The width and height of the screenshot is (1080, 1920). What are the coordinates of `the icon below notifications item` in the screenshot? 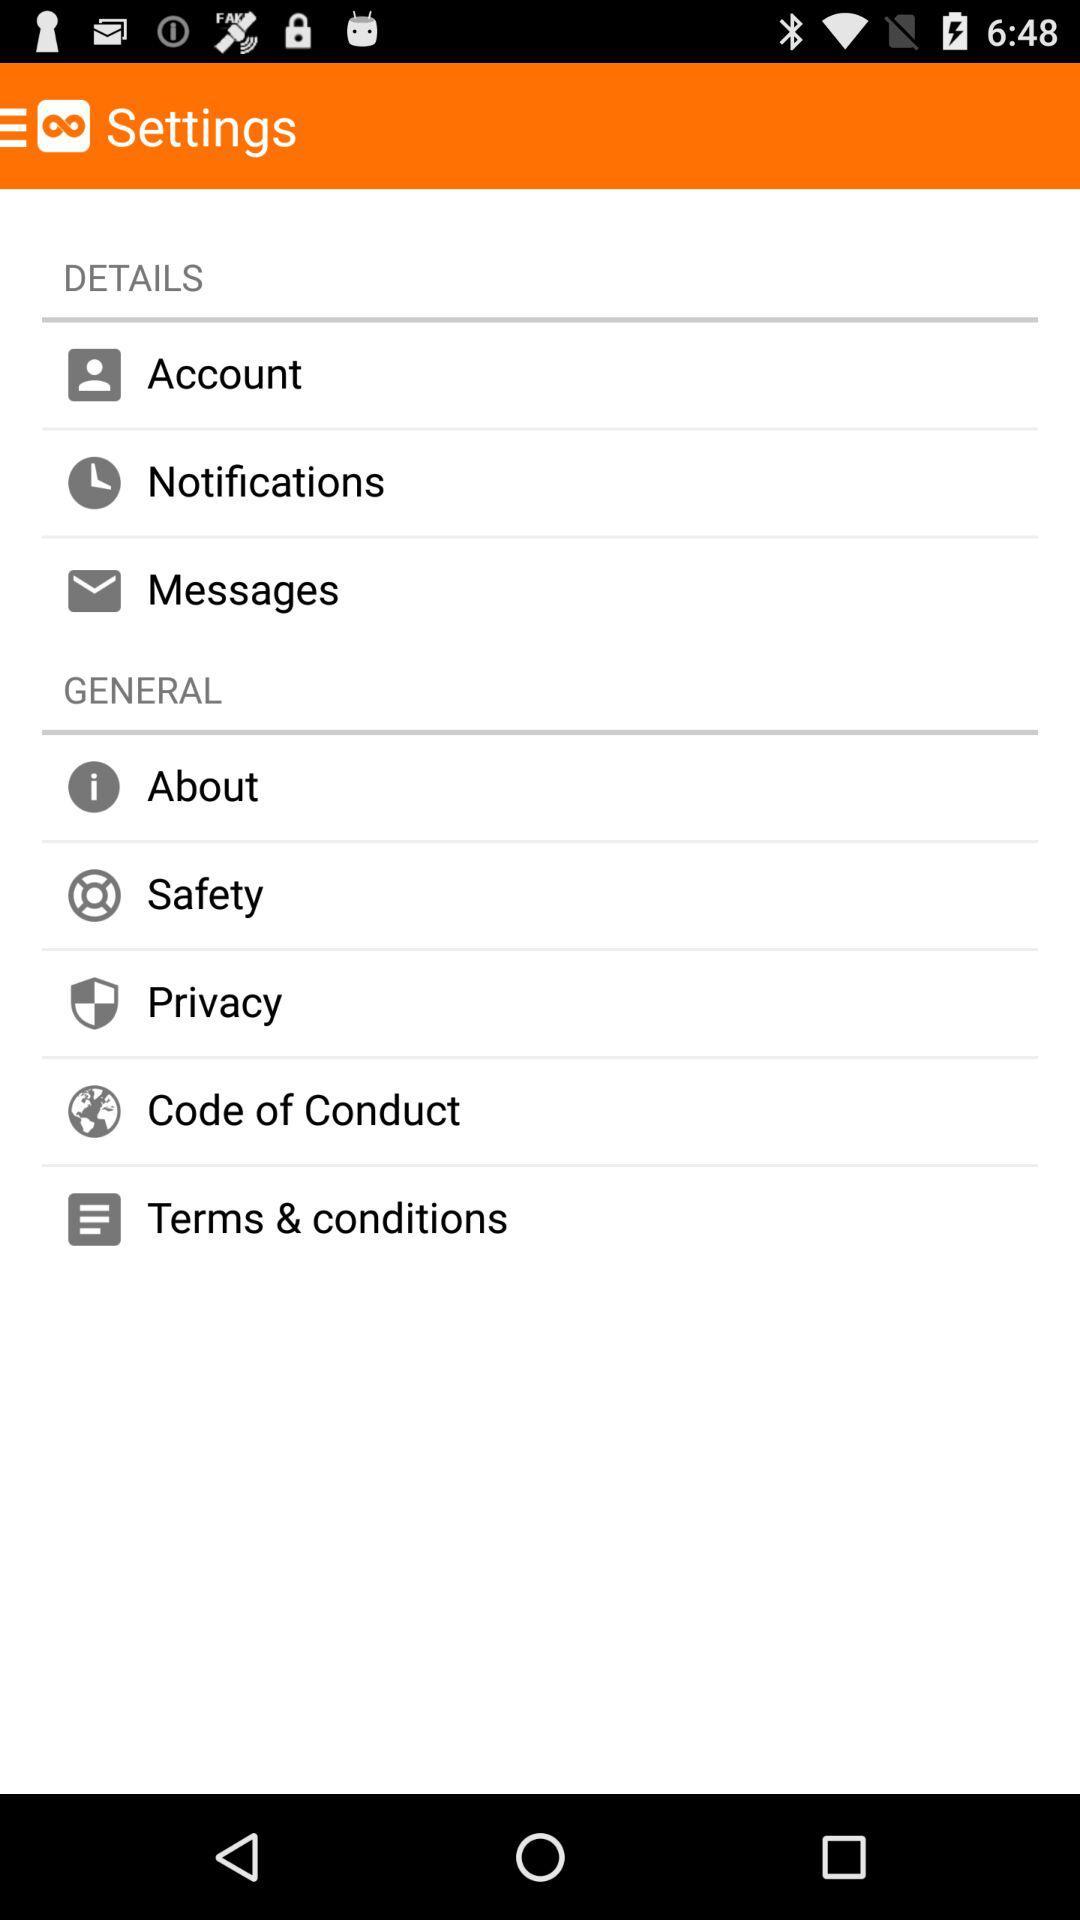 It's located at (540, 589).